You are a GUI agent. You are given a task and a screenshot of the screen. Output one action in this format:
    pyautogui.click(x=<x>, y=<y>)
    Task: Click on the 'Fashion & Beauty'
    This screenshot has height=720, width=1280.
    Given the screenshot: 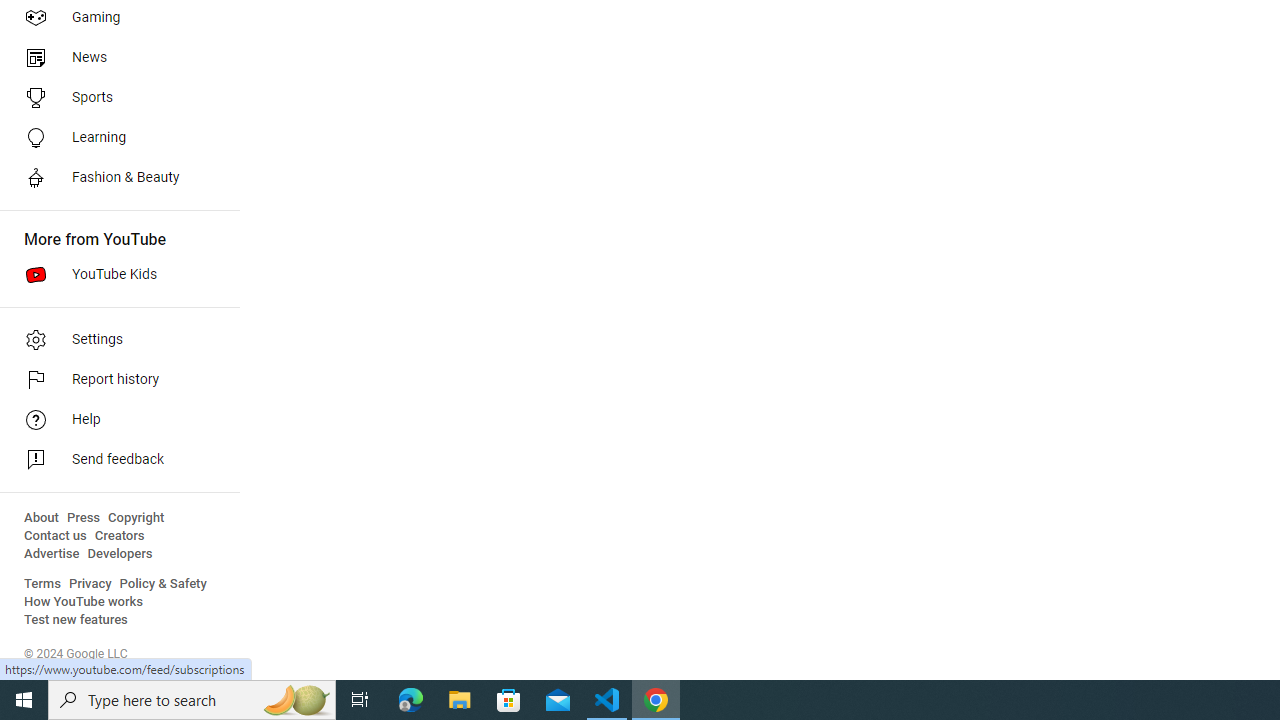 What is the action you would take?
    pyautogui.click(x=112, y=176)
    